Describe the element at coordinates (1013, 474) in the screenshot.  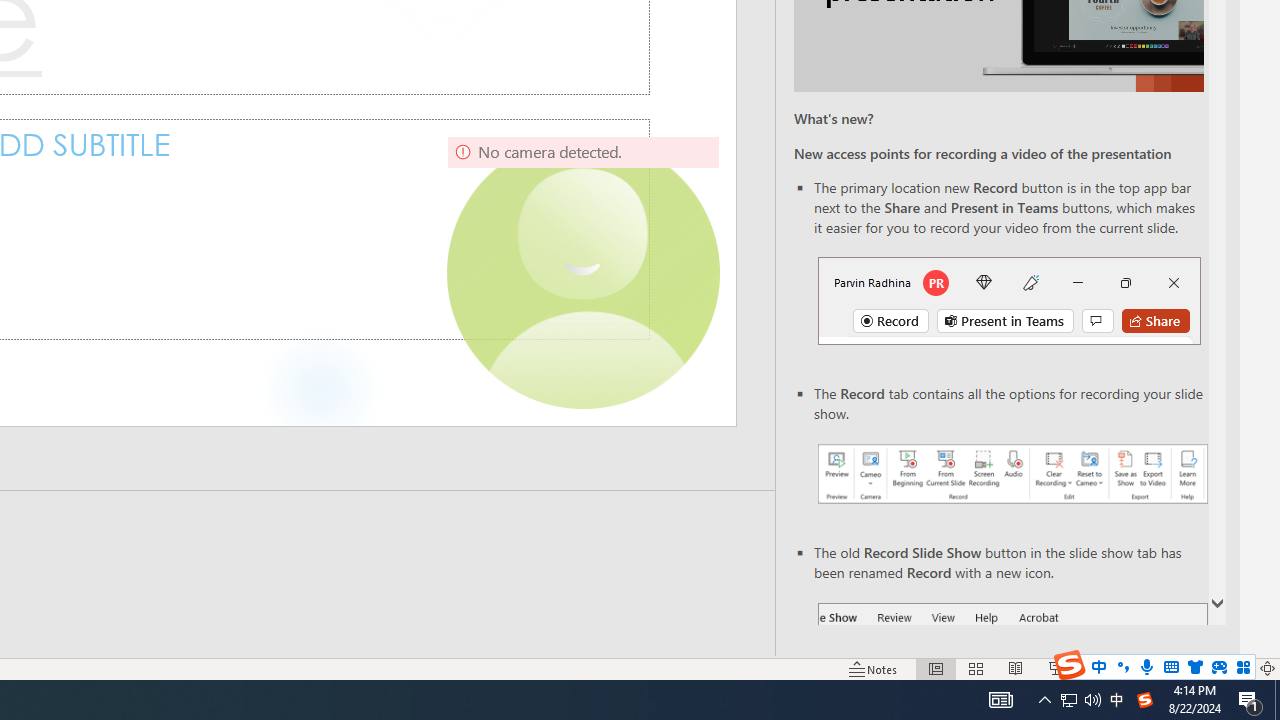
I see `'Record your presentations screenshot one'` at that location.